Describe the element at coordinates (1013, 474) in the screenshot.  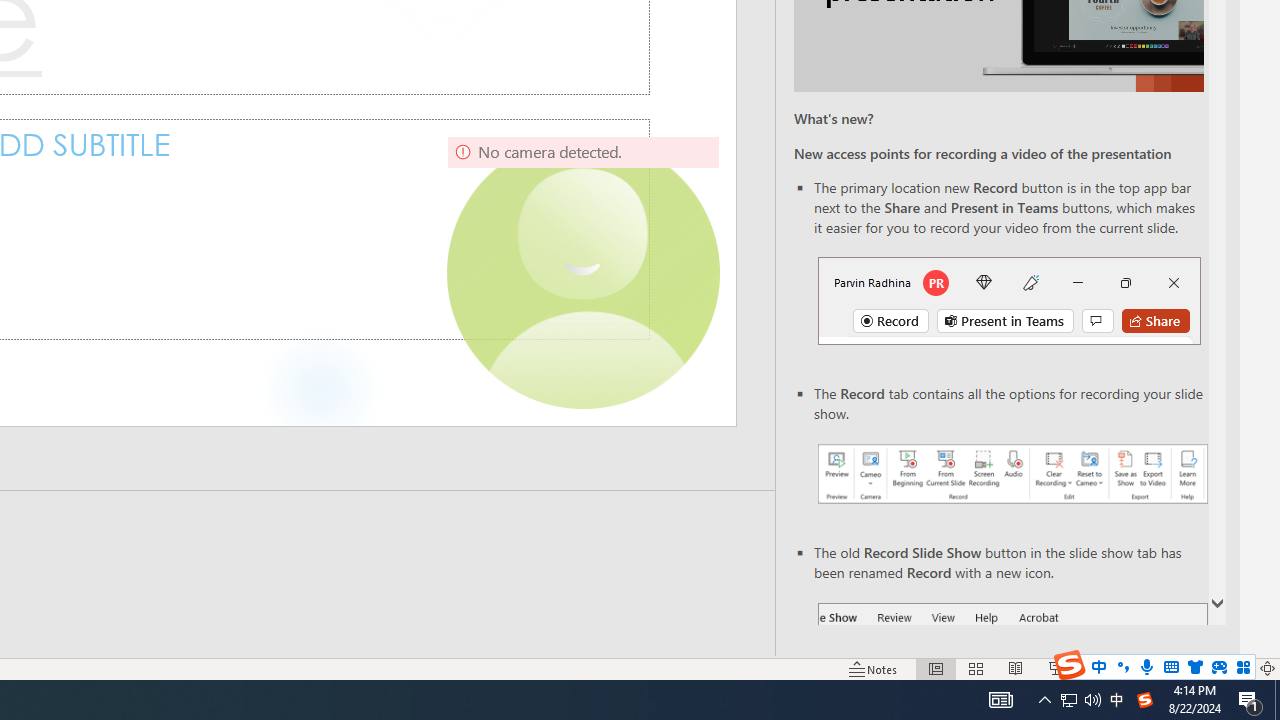
I see `'Record your presentations screenshot one'` at that location.